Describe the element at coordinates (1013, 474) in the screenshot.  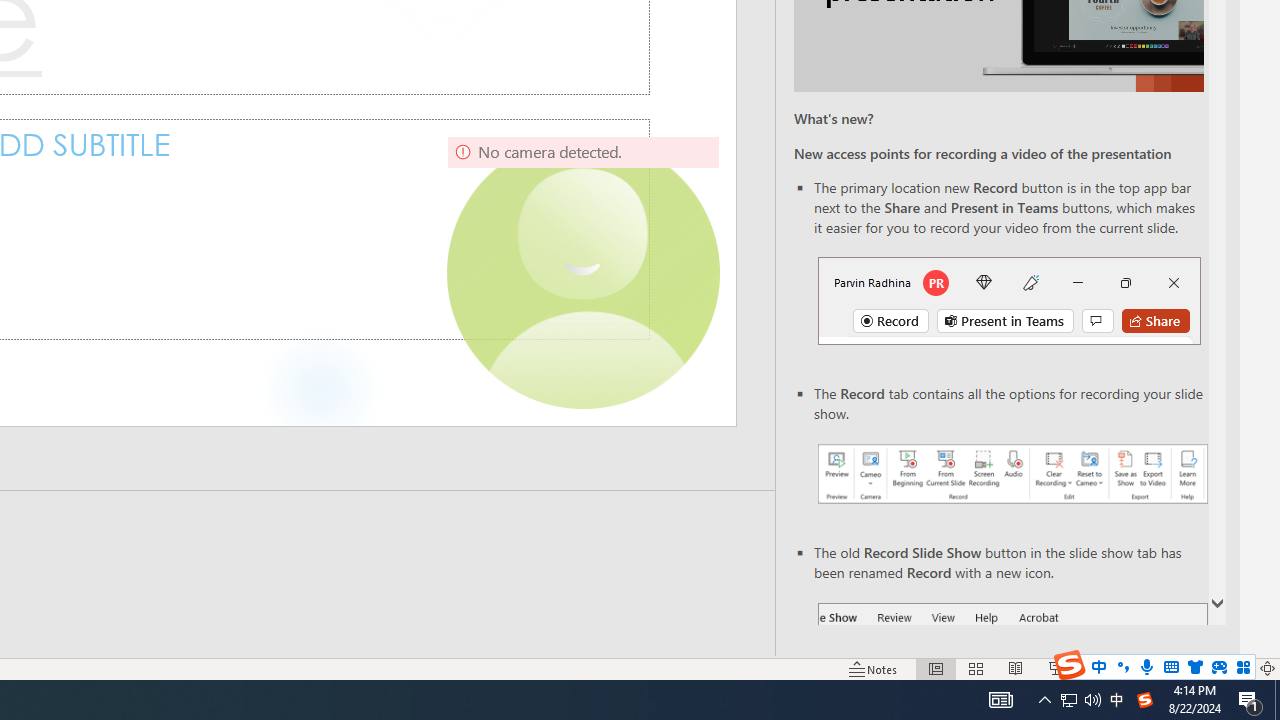
I see `'Record your presentations screenshot one'` at that location.